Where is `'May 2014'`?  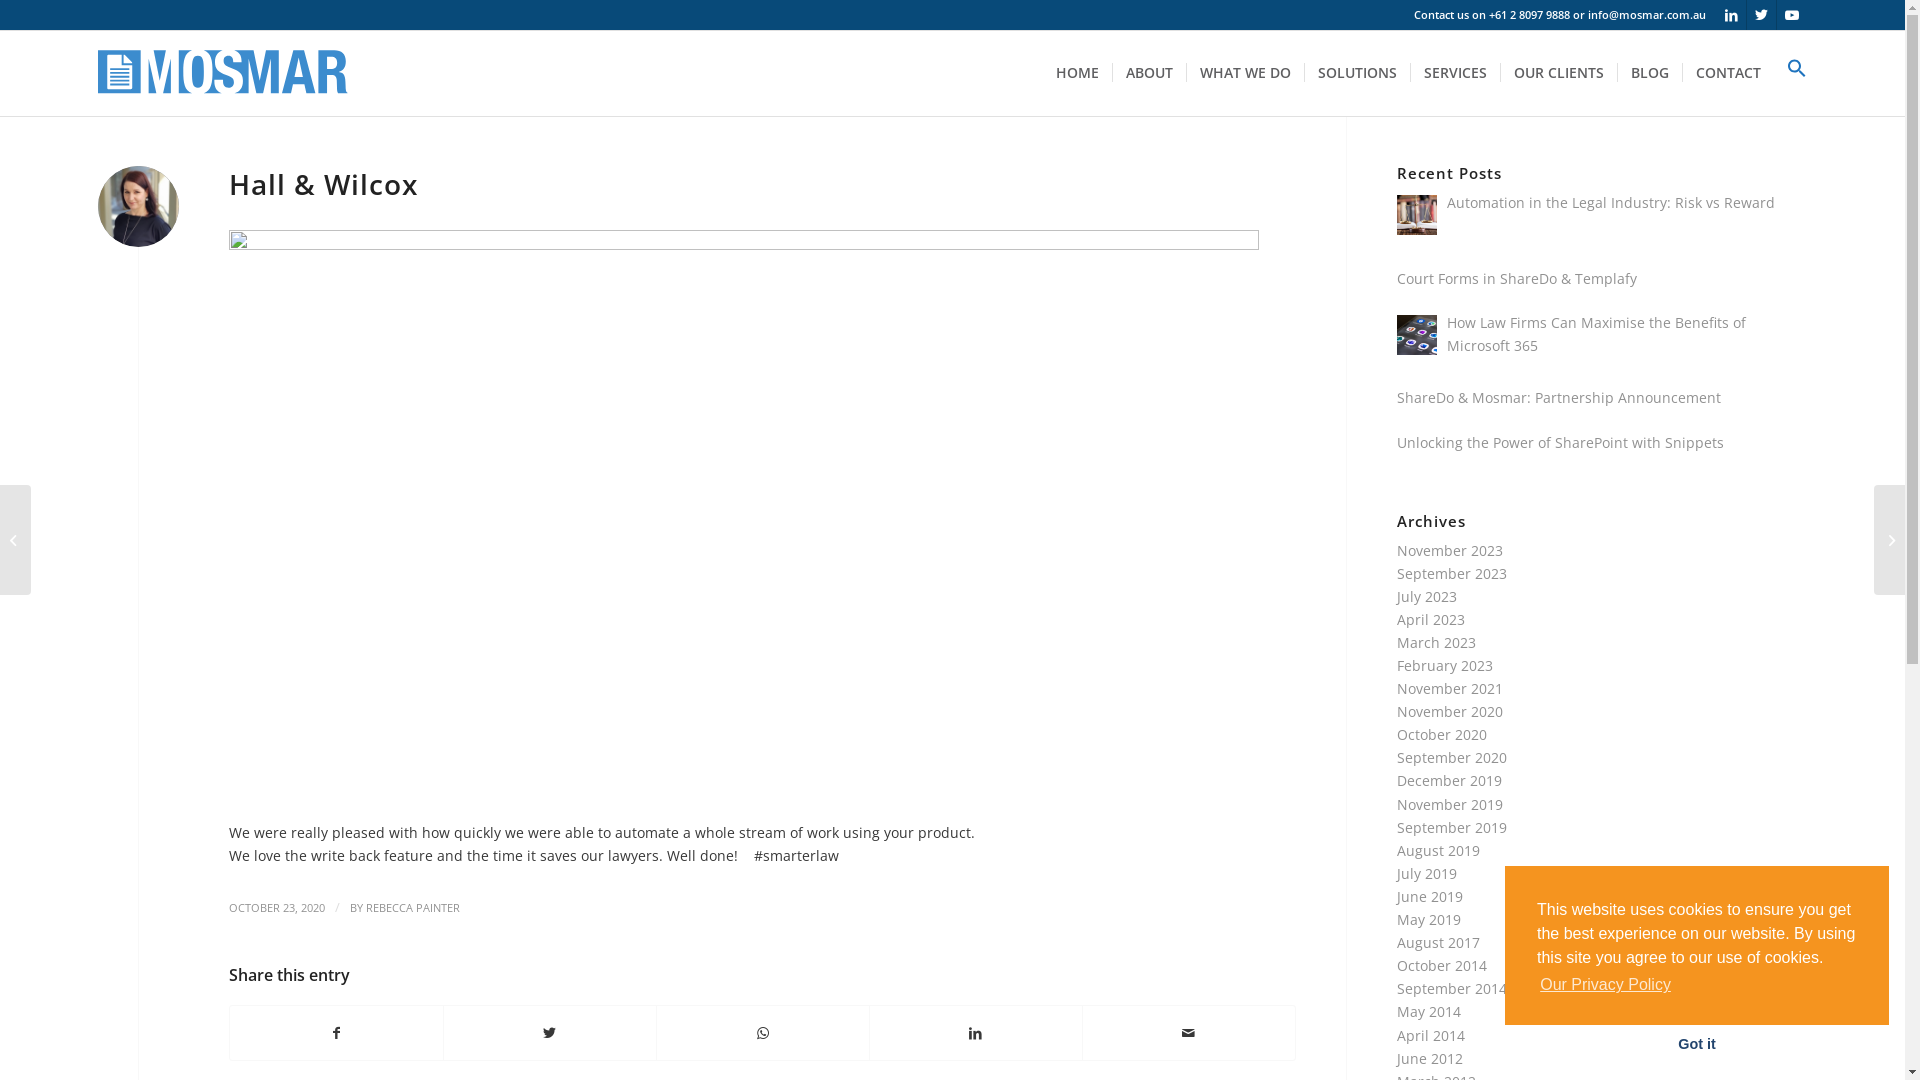
'May 2014' is located at coordinates (1428, 1011).